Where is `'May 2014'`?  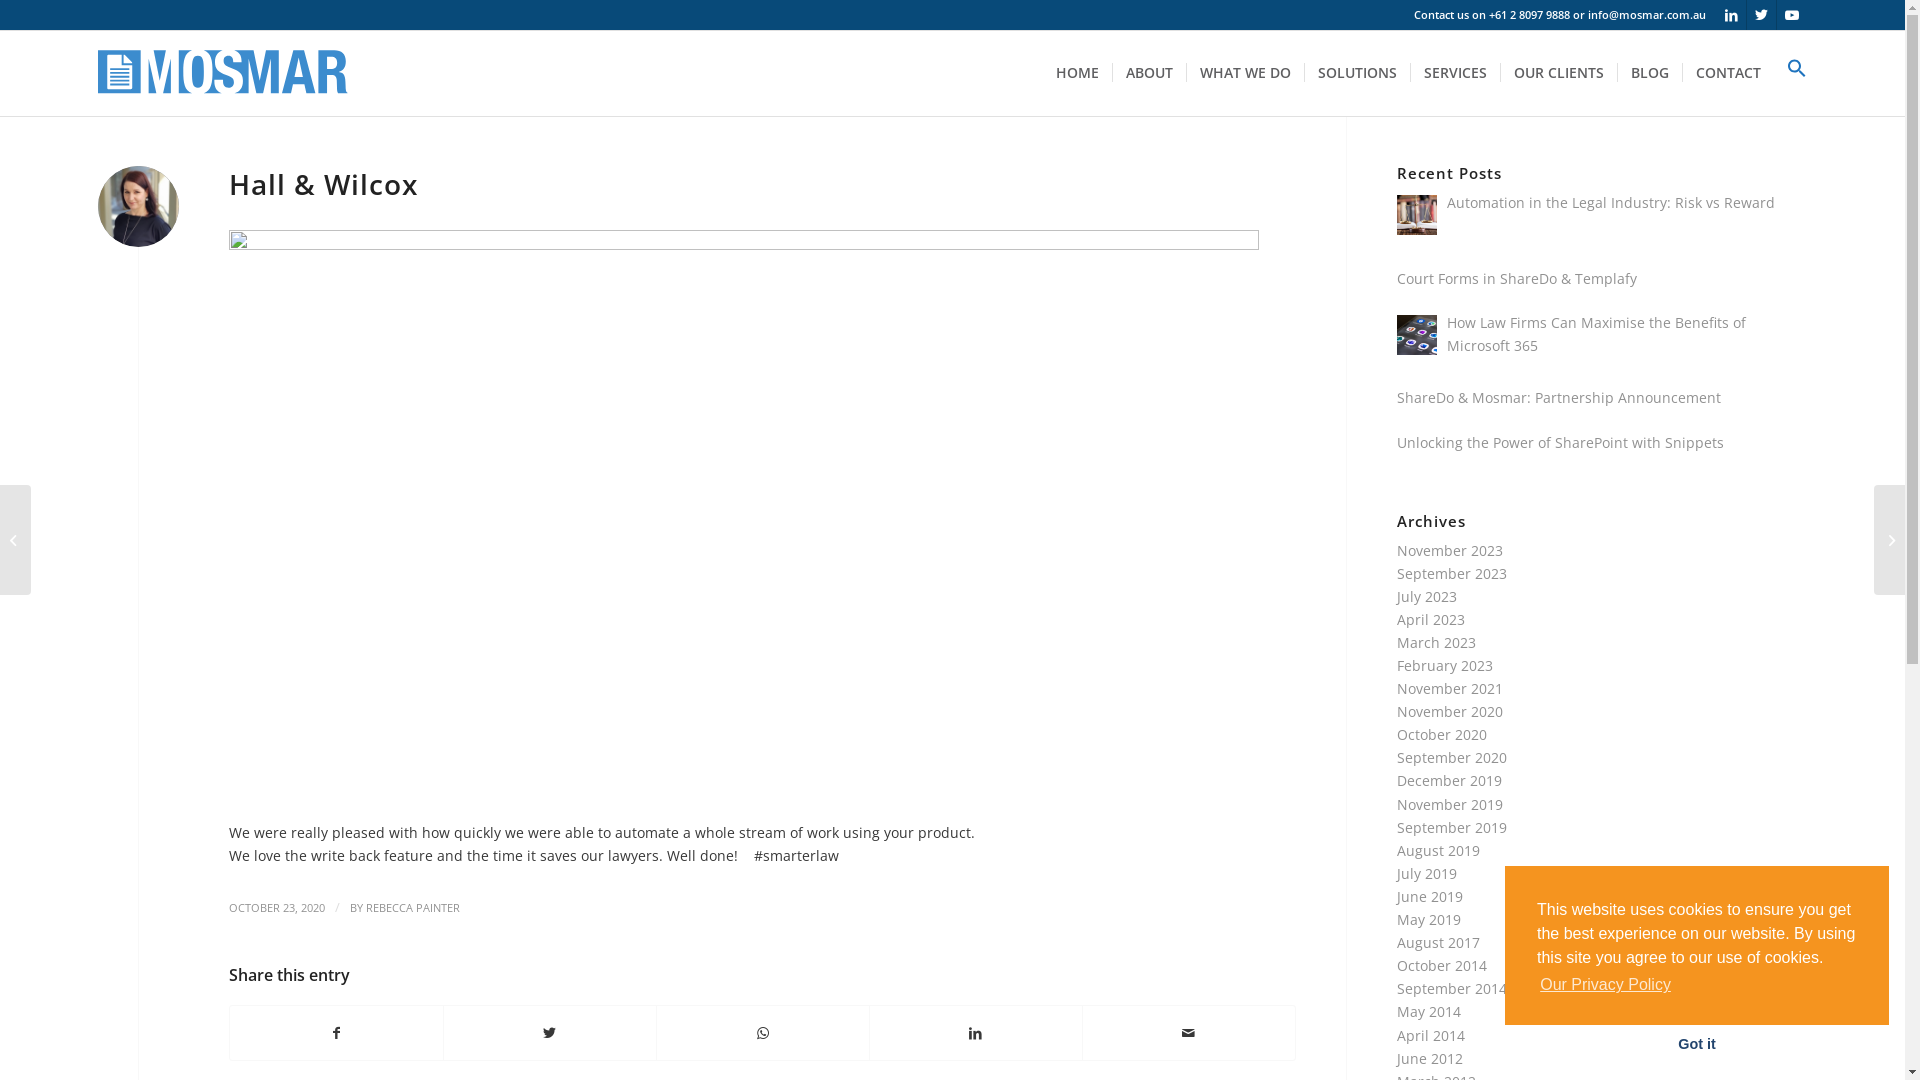
'May 2014' is located at coordinates (1428, 1011).